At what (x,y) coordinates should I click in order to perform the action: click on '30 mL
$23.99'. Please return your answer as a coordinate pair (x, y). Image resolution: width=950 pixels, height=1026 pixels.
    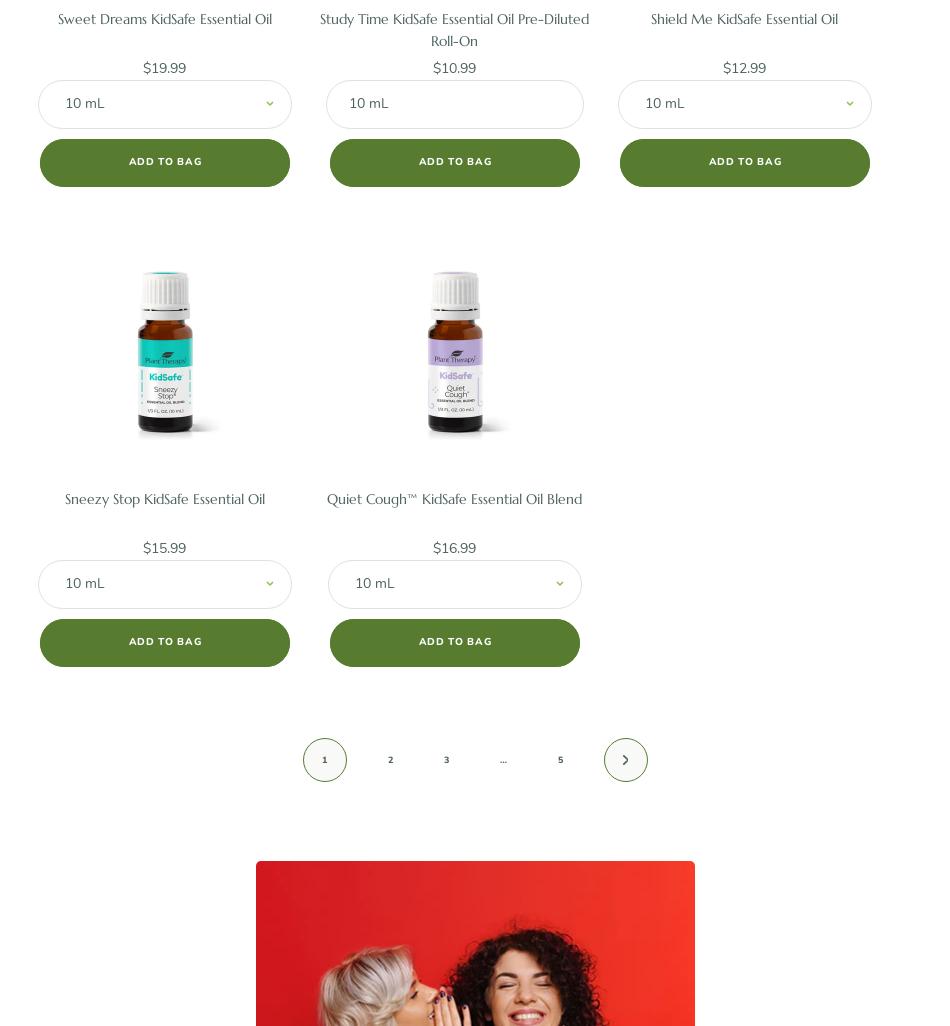
    Looking at the image, I should click on (743, 174).